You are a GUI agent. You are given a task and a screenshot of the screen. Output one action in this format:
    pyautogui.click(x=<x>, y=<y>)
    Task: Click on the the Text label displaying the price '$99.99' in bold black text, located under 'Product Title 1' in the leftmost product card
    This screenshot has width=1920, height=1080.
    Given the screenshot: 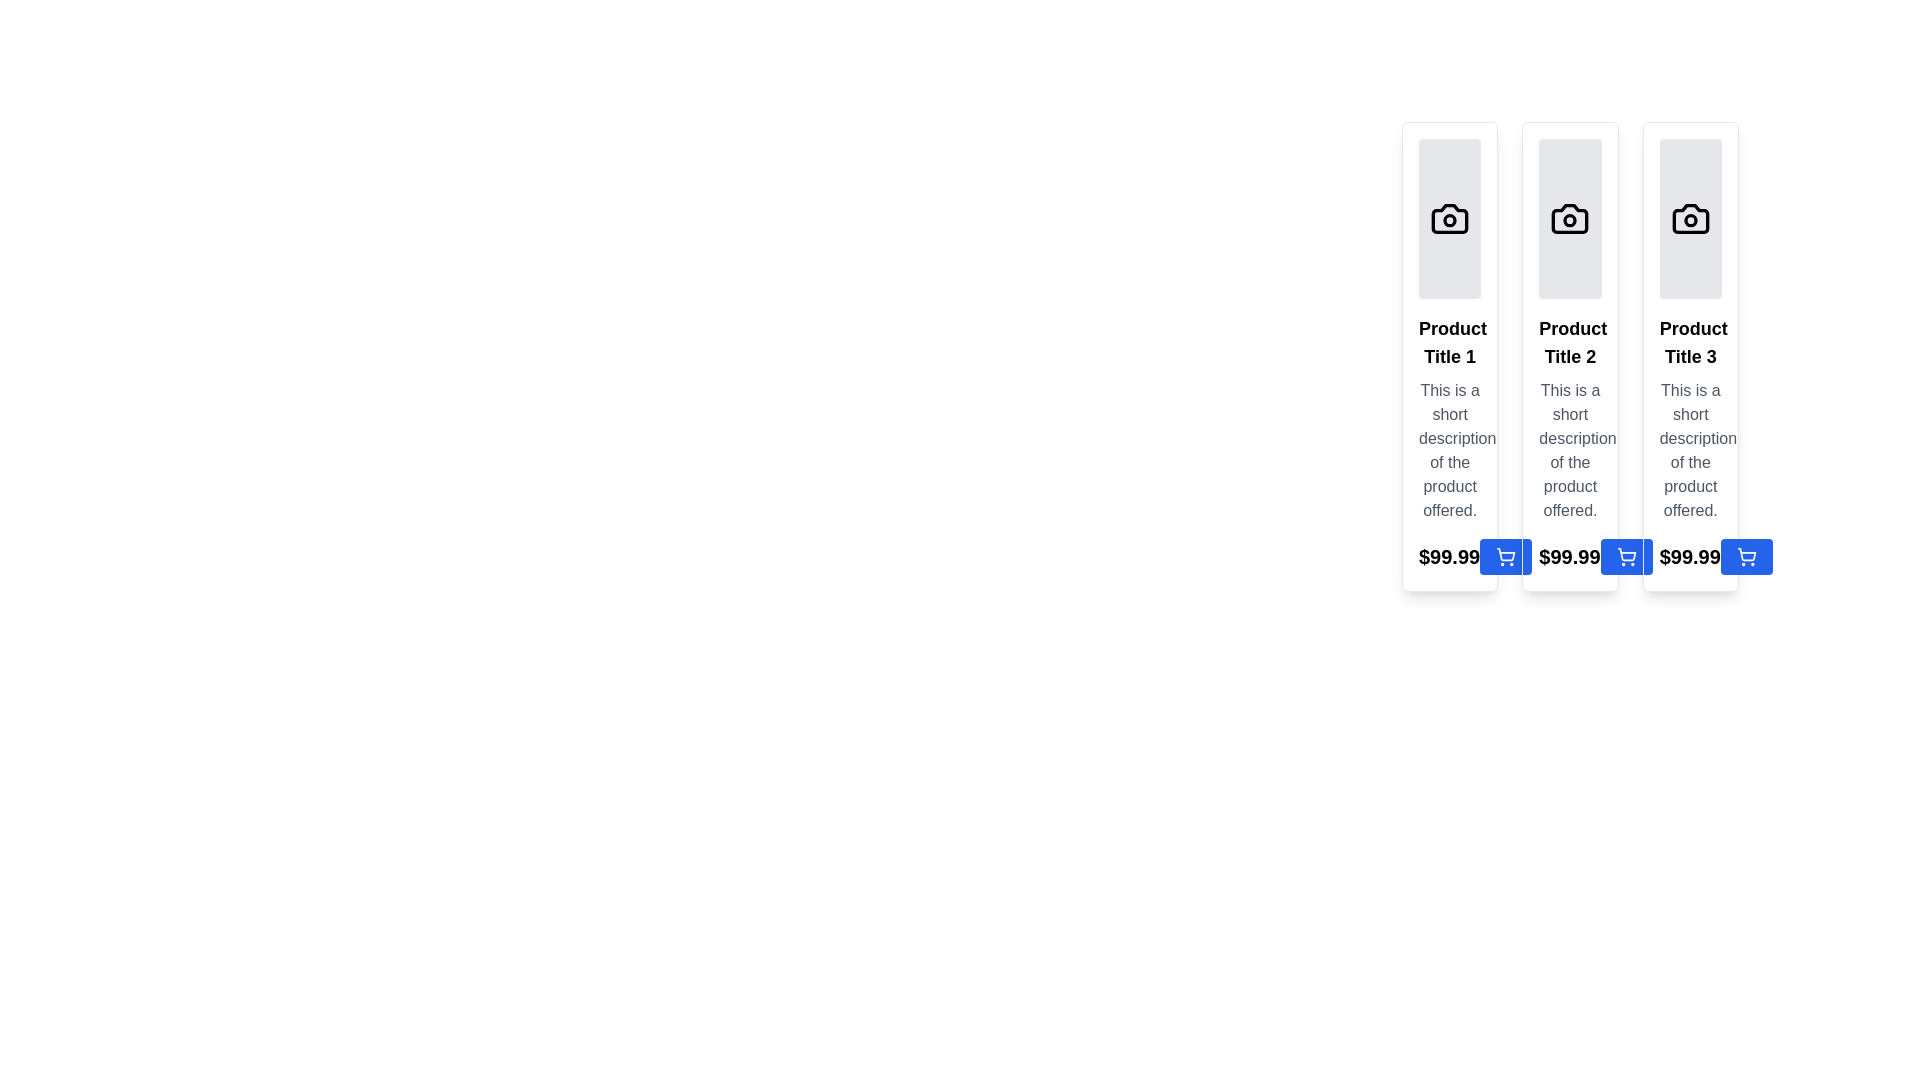 What is the action you would take?
    pyautogui.click(x=1449, y=556)
    